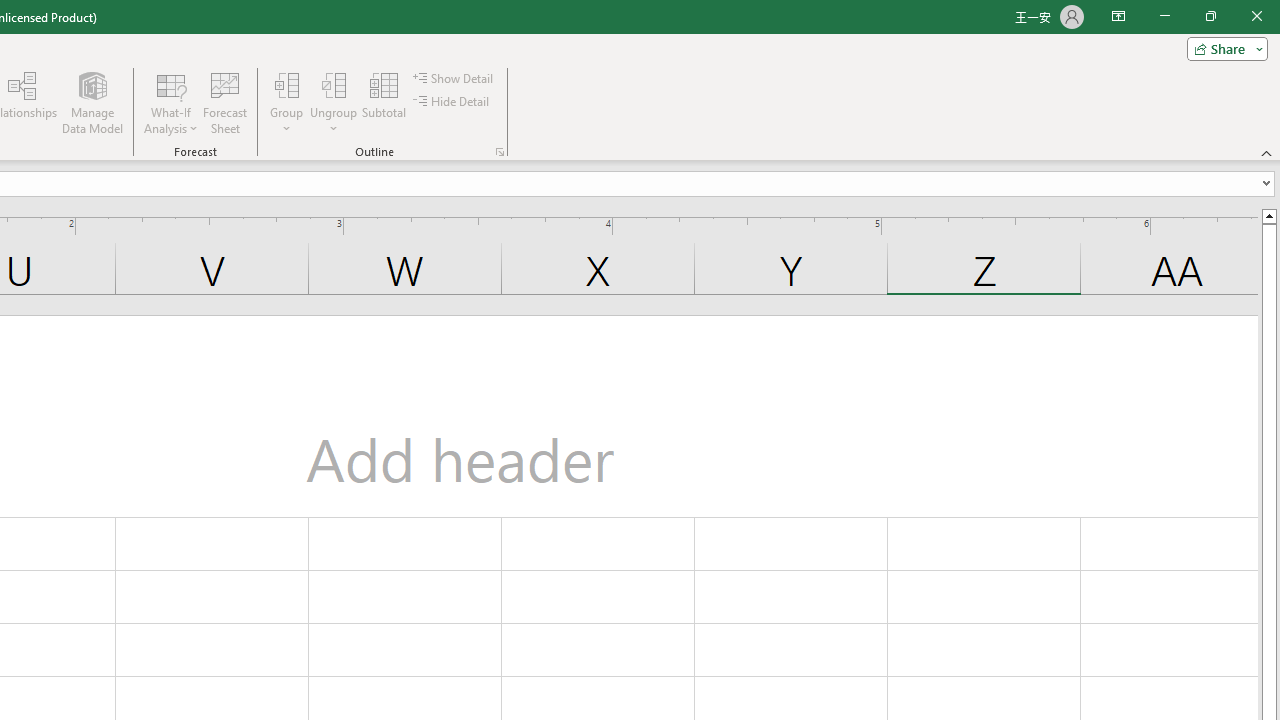 The height and width of the screenshot is (720, 1280). I want to click on 'Restore Down', so click(1209, 16).